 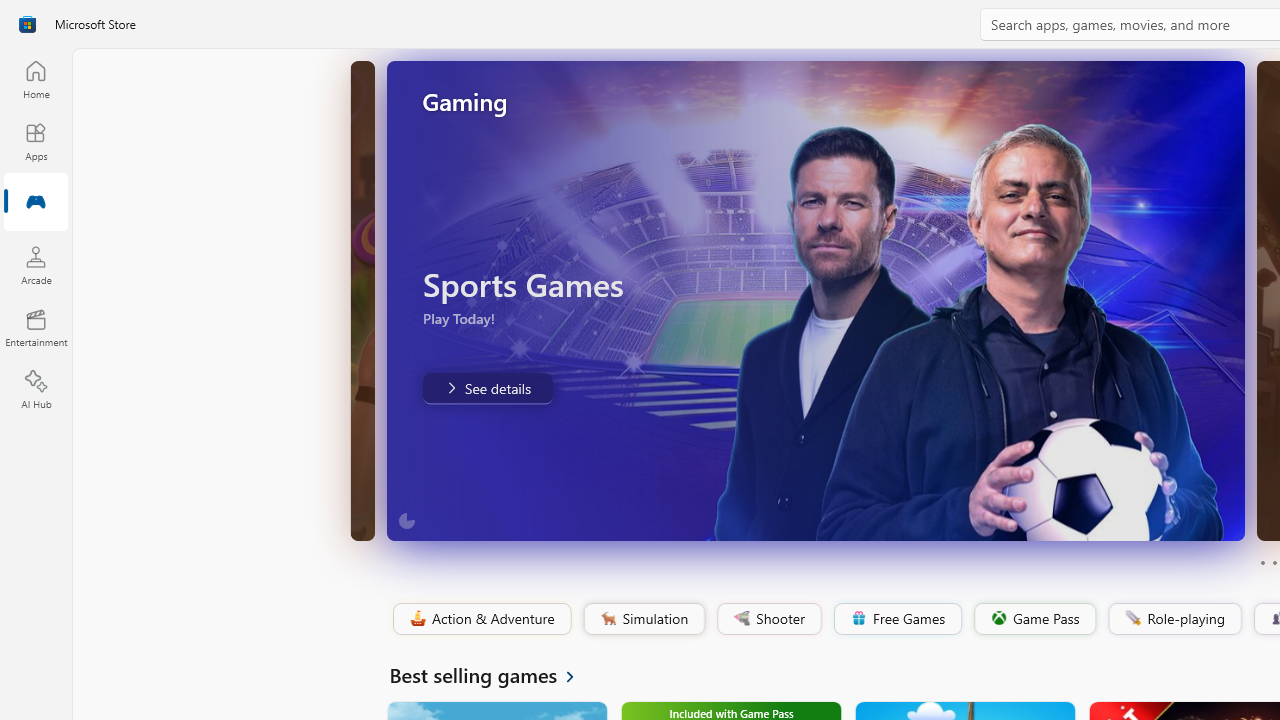 I want to click on 'Page 2', so click(x=1273, y=563).